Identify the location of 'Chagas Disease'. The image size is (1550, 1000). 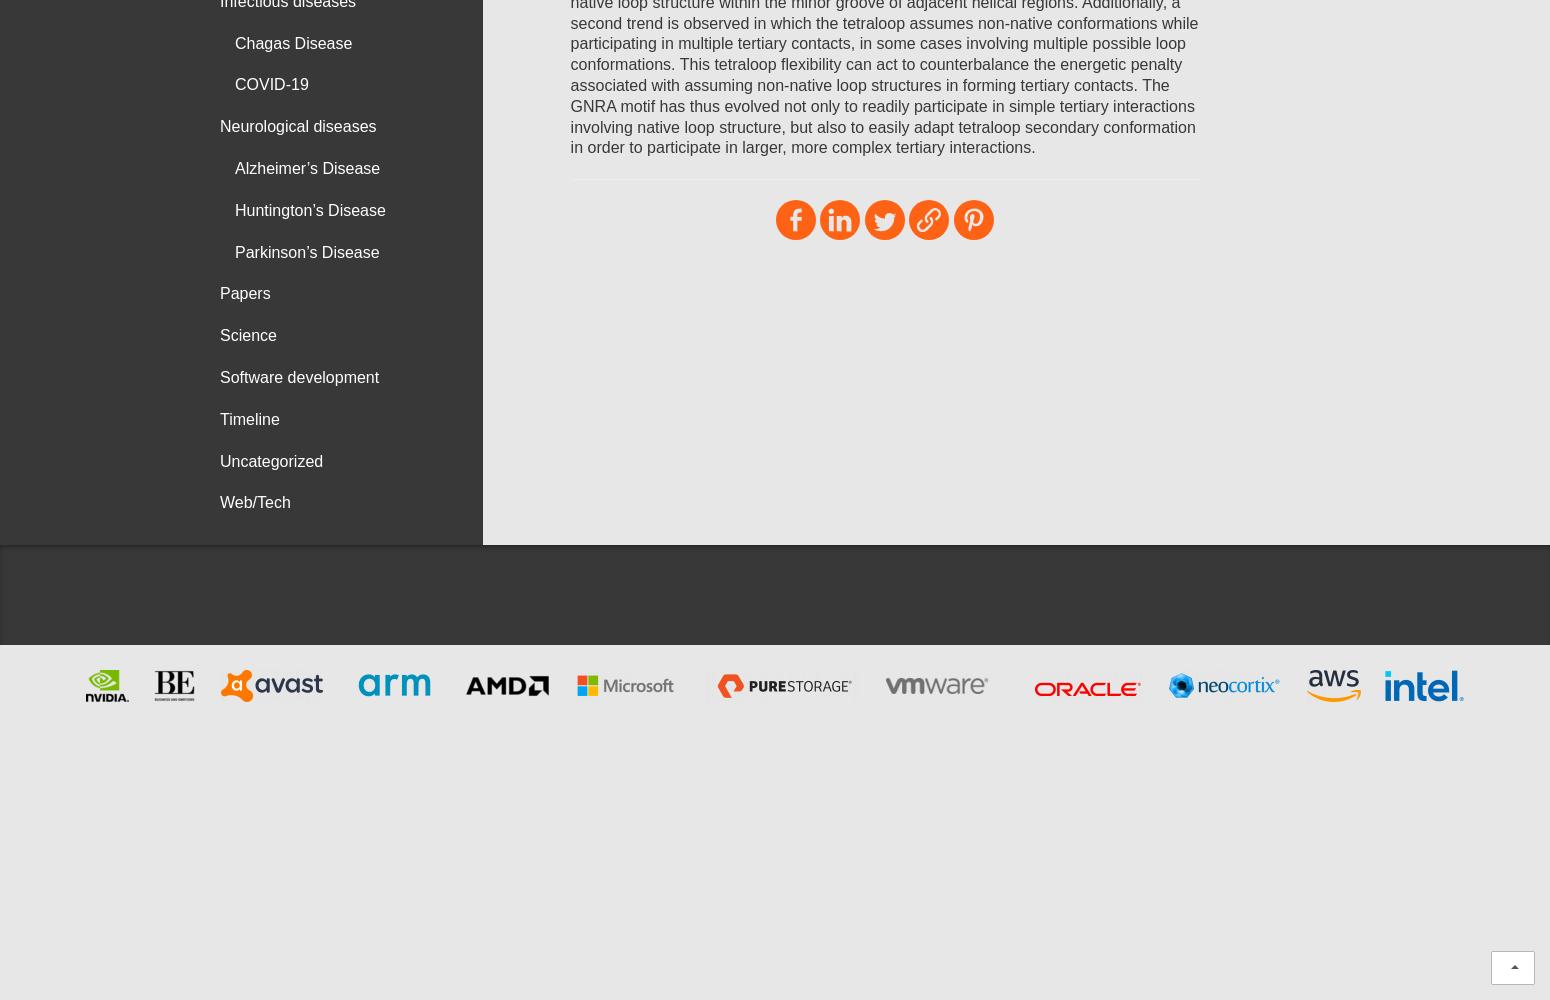
(293, 42).